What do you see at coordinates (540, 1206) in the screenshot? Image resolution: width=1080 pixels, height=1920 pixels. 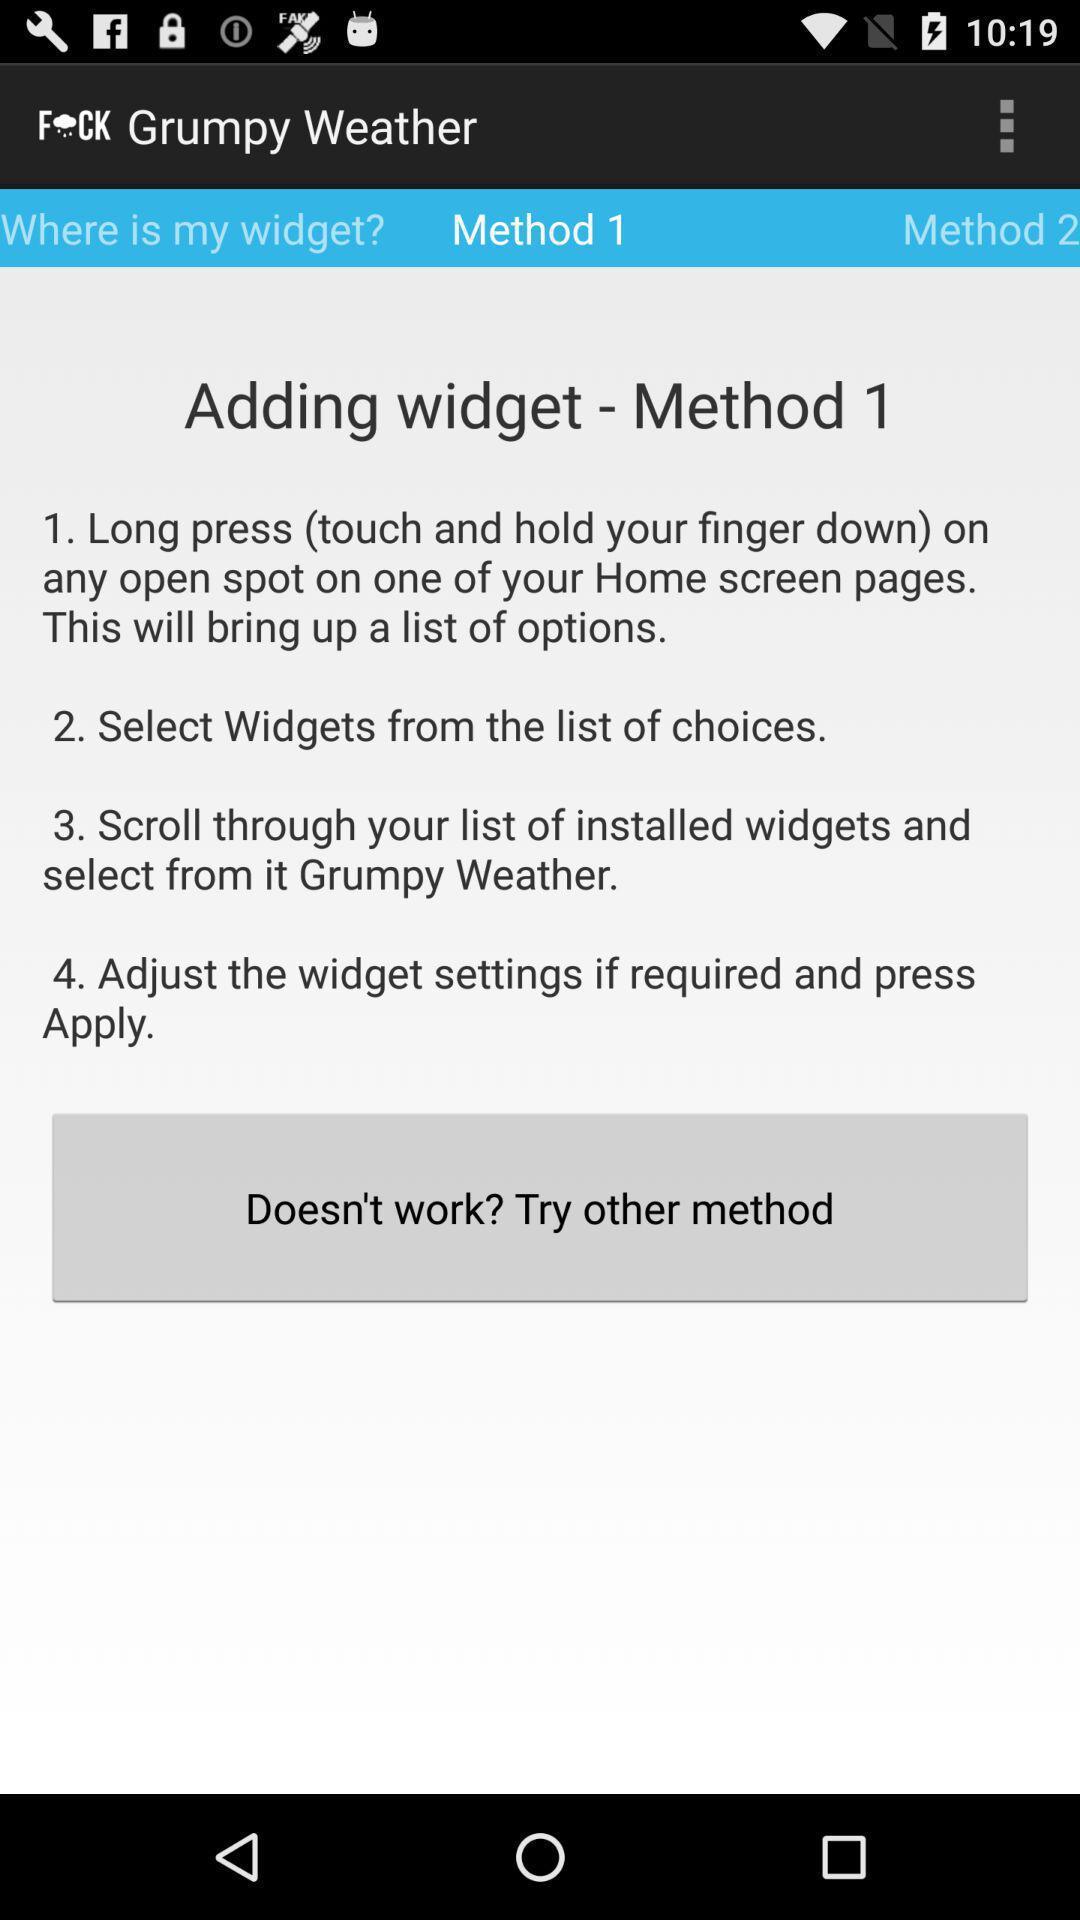 I see `the item below 1 long press item` at bounding box center [540, 1206].